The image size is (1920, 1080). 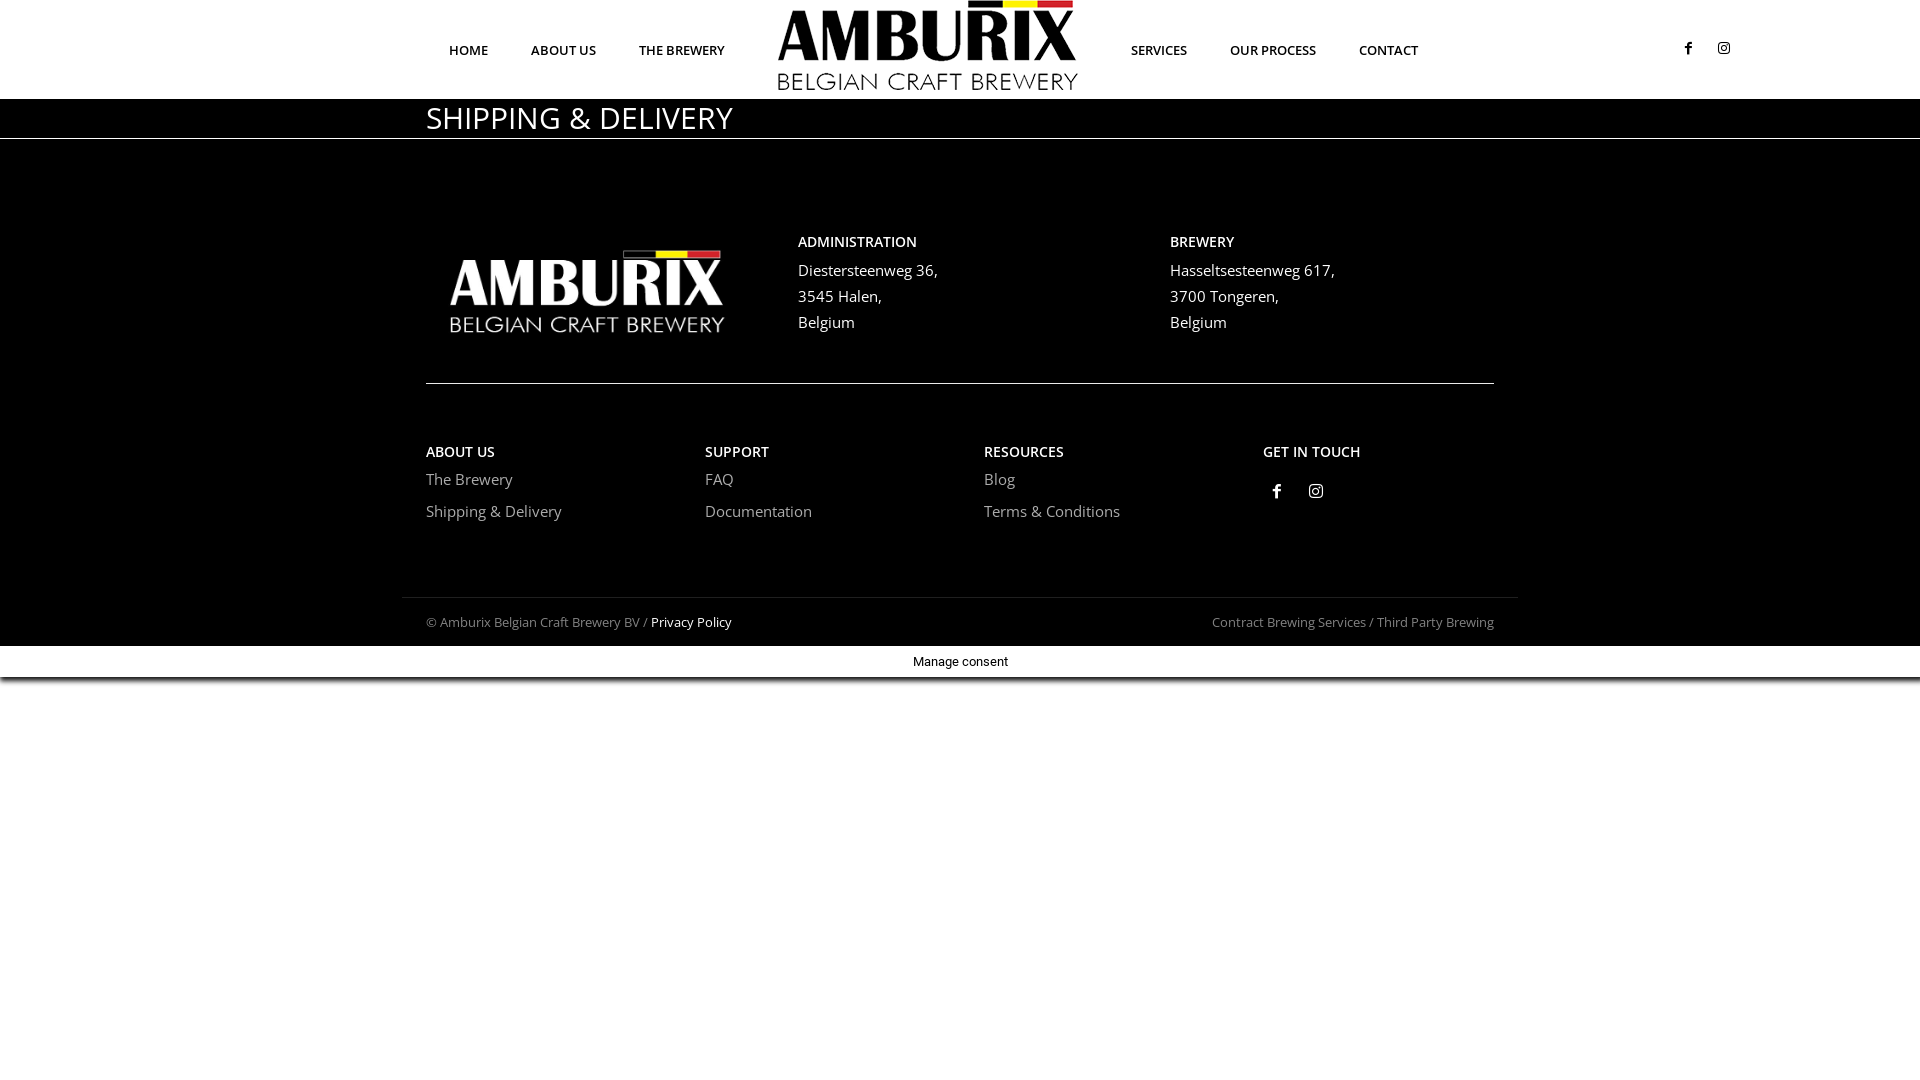 What do you see at coordinates (926, 45) in the screenshot?
I see `'Amburix Belgian Craft Brewery'` at bounding box center [926, 45].